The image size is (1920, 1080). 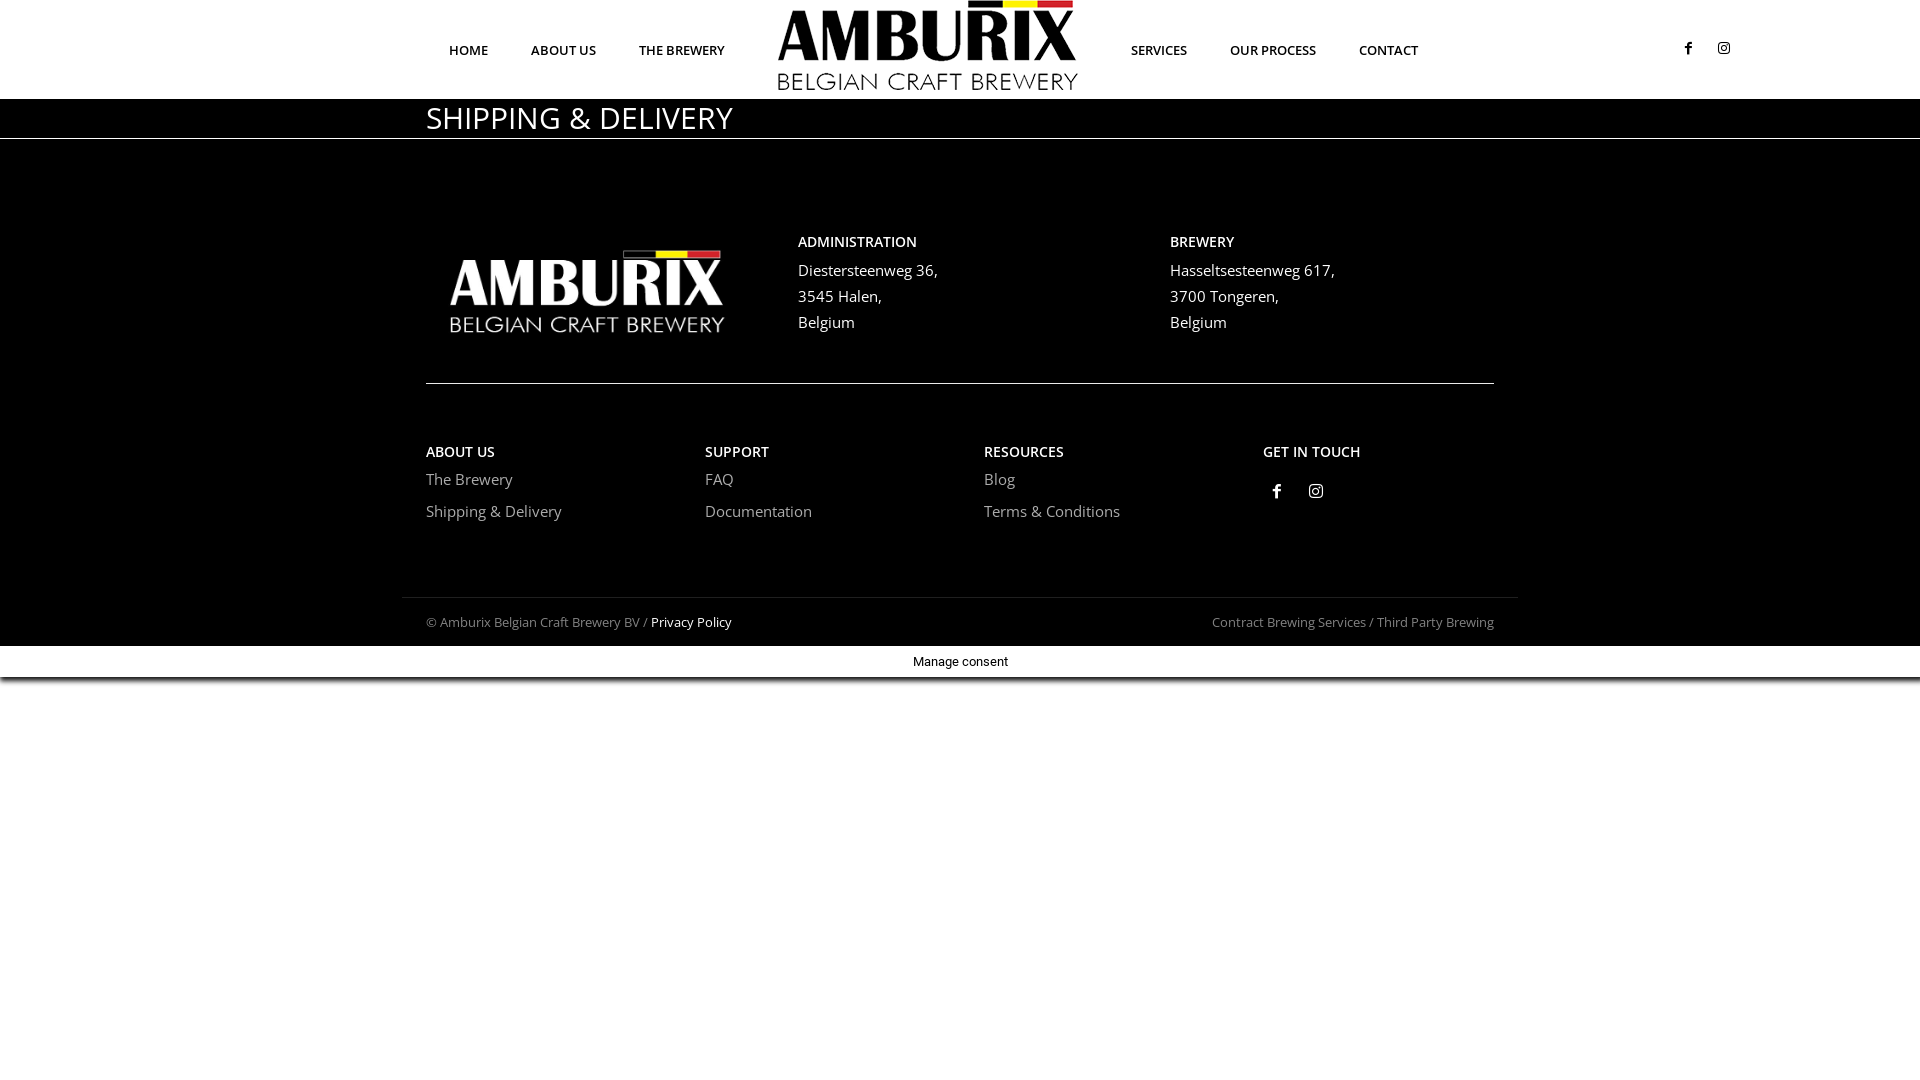 What do you see at coordinates (926, 45) in the screenshot?
I see `'Amburix Belgian Craft Brewery'` at bounding box center [926, 45].